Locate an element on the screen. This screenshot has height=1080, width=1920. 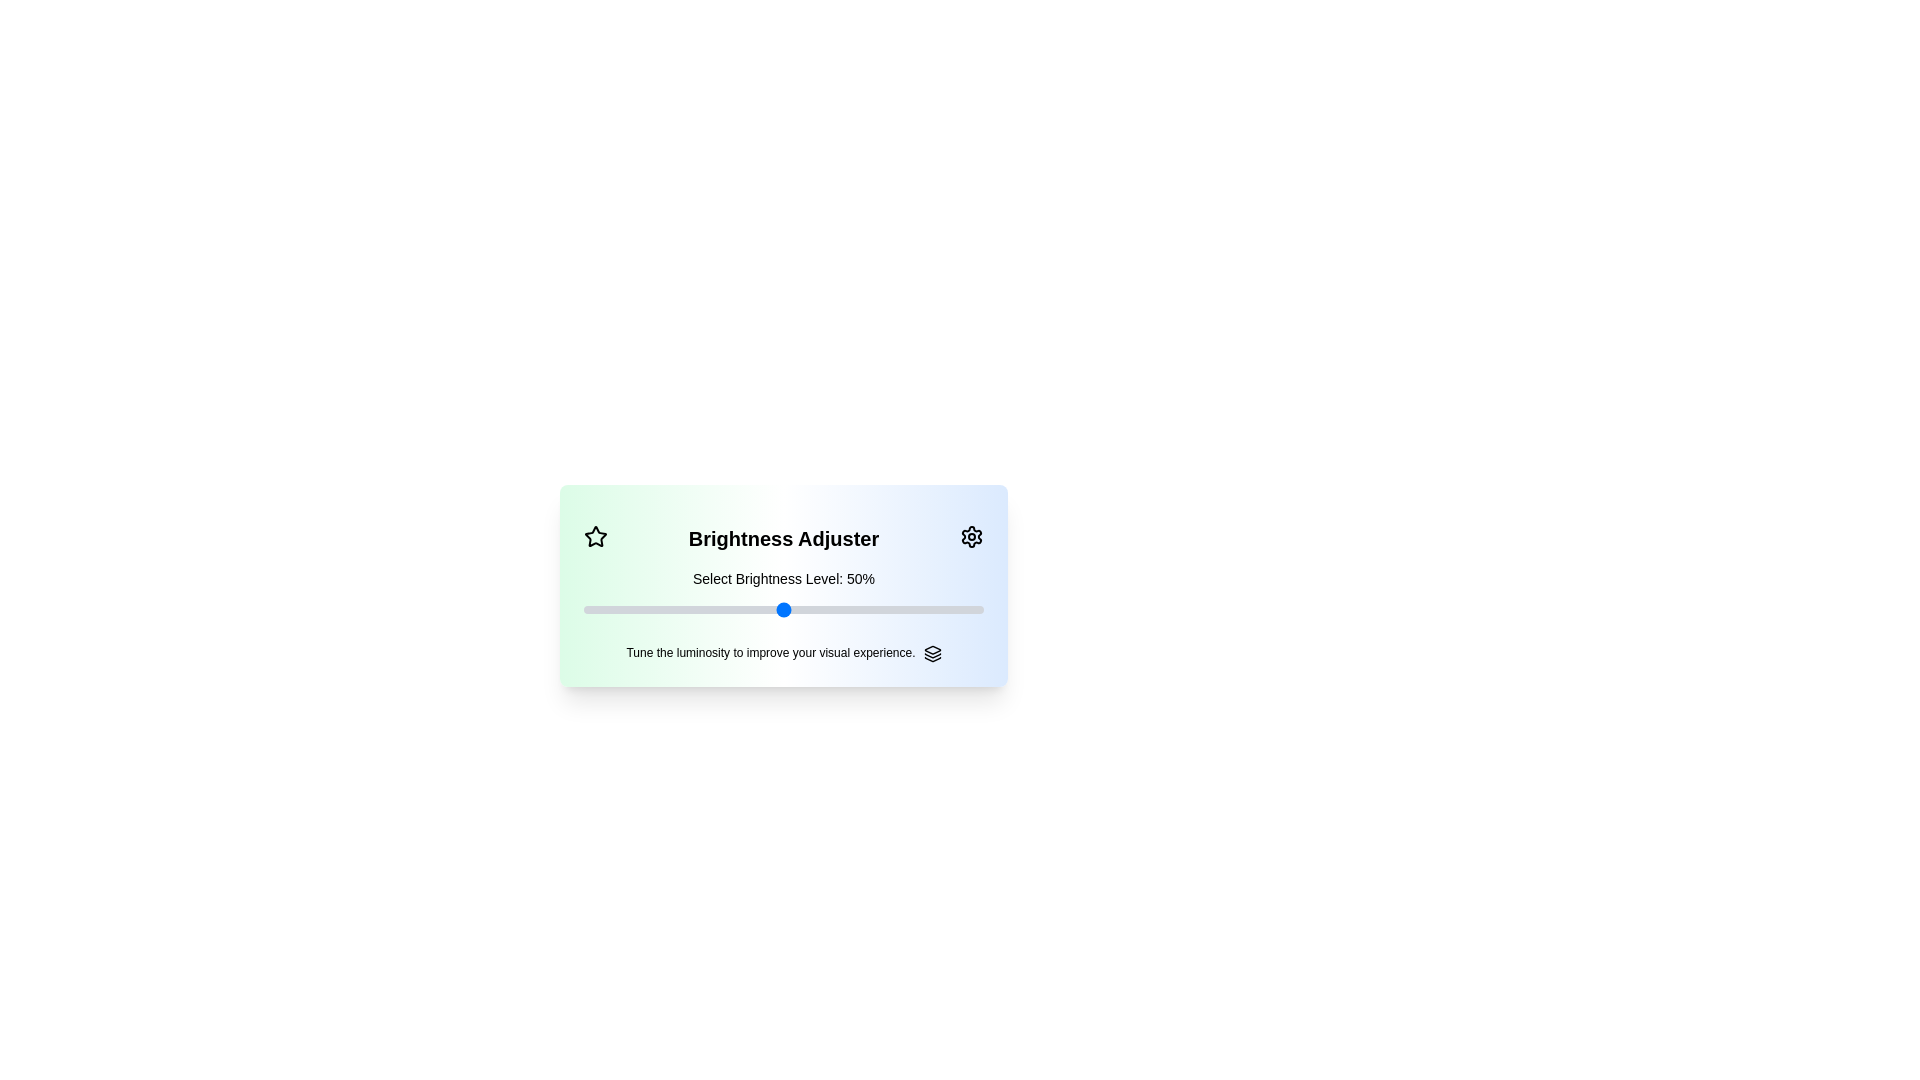
the slider to set brightness to 16% is located at coordinates (583, 608).